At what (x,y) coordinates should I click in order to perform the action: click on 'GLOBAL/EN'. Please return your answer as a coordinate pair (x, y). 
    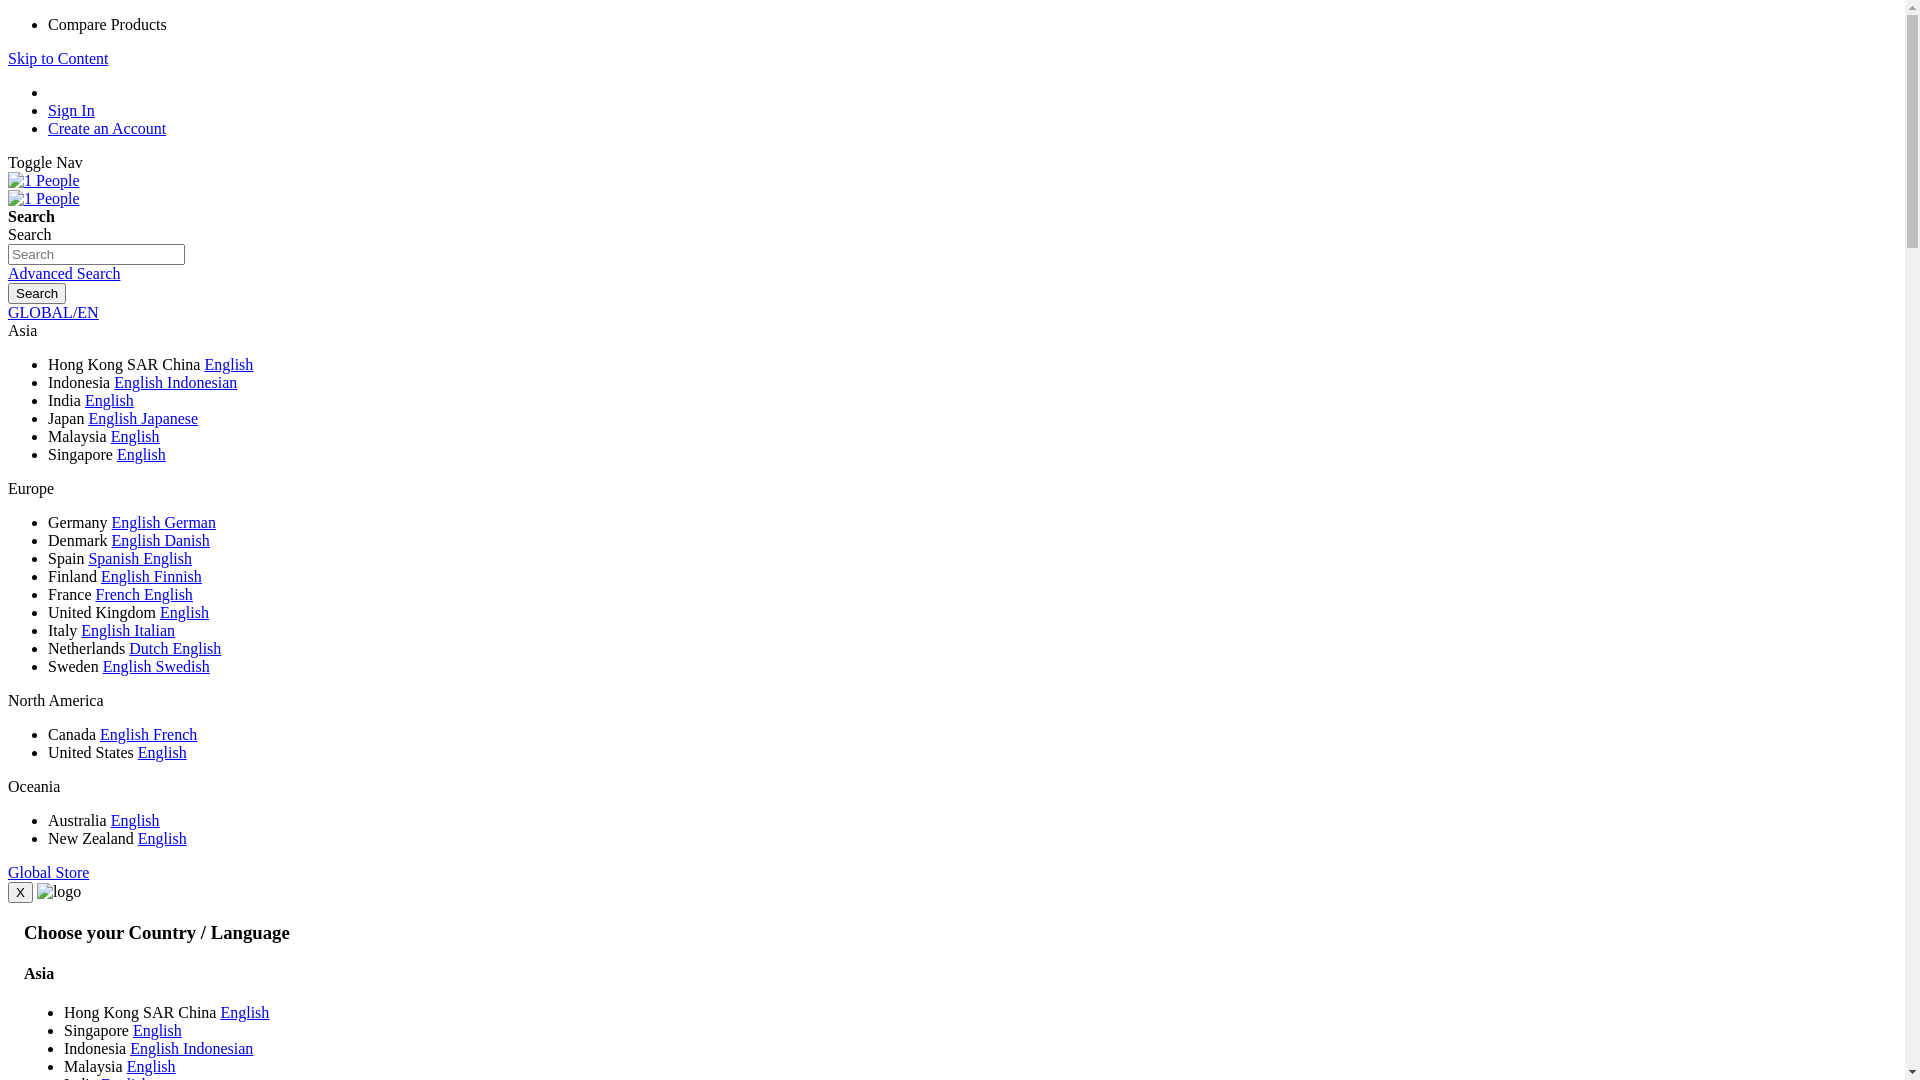
    Looking at the image, I should click on (53, 312).